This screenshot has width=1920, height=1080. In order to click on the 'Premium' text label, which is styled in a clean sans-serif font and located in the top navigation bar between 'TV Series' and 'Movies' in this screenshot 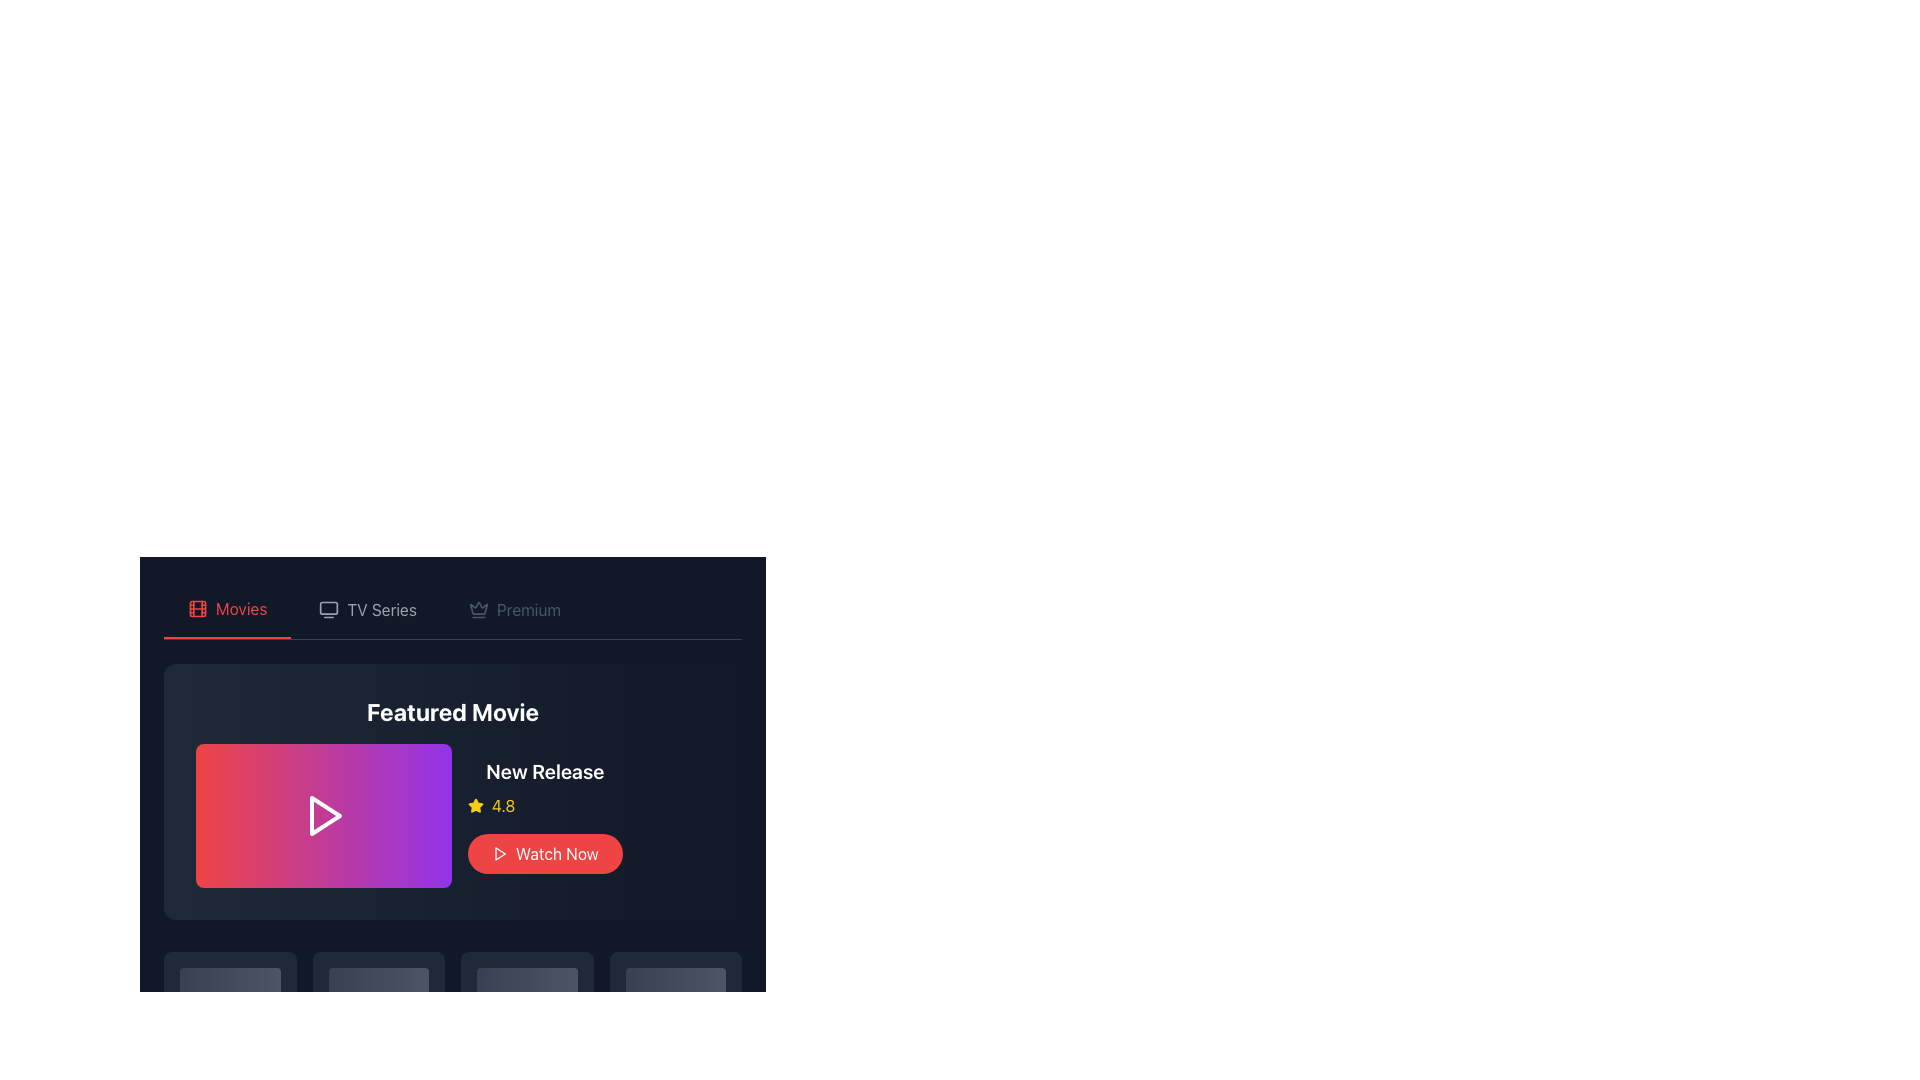, I will do `click(528, 608)`.